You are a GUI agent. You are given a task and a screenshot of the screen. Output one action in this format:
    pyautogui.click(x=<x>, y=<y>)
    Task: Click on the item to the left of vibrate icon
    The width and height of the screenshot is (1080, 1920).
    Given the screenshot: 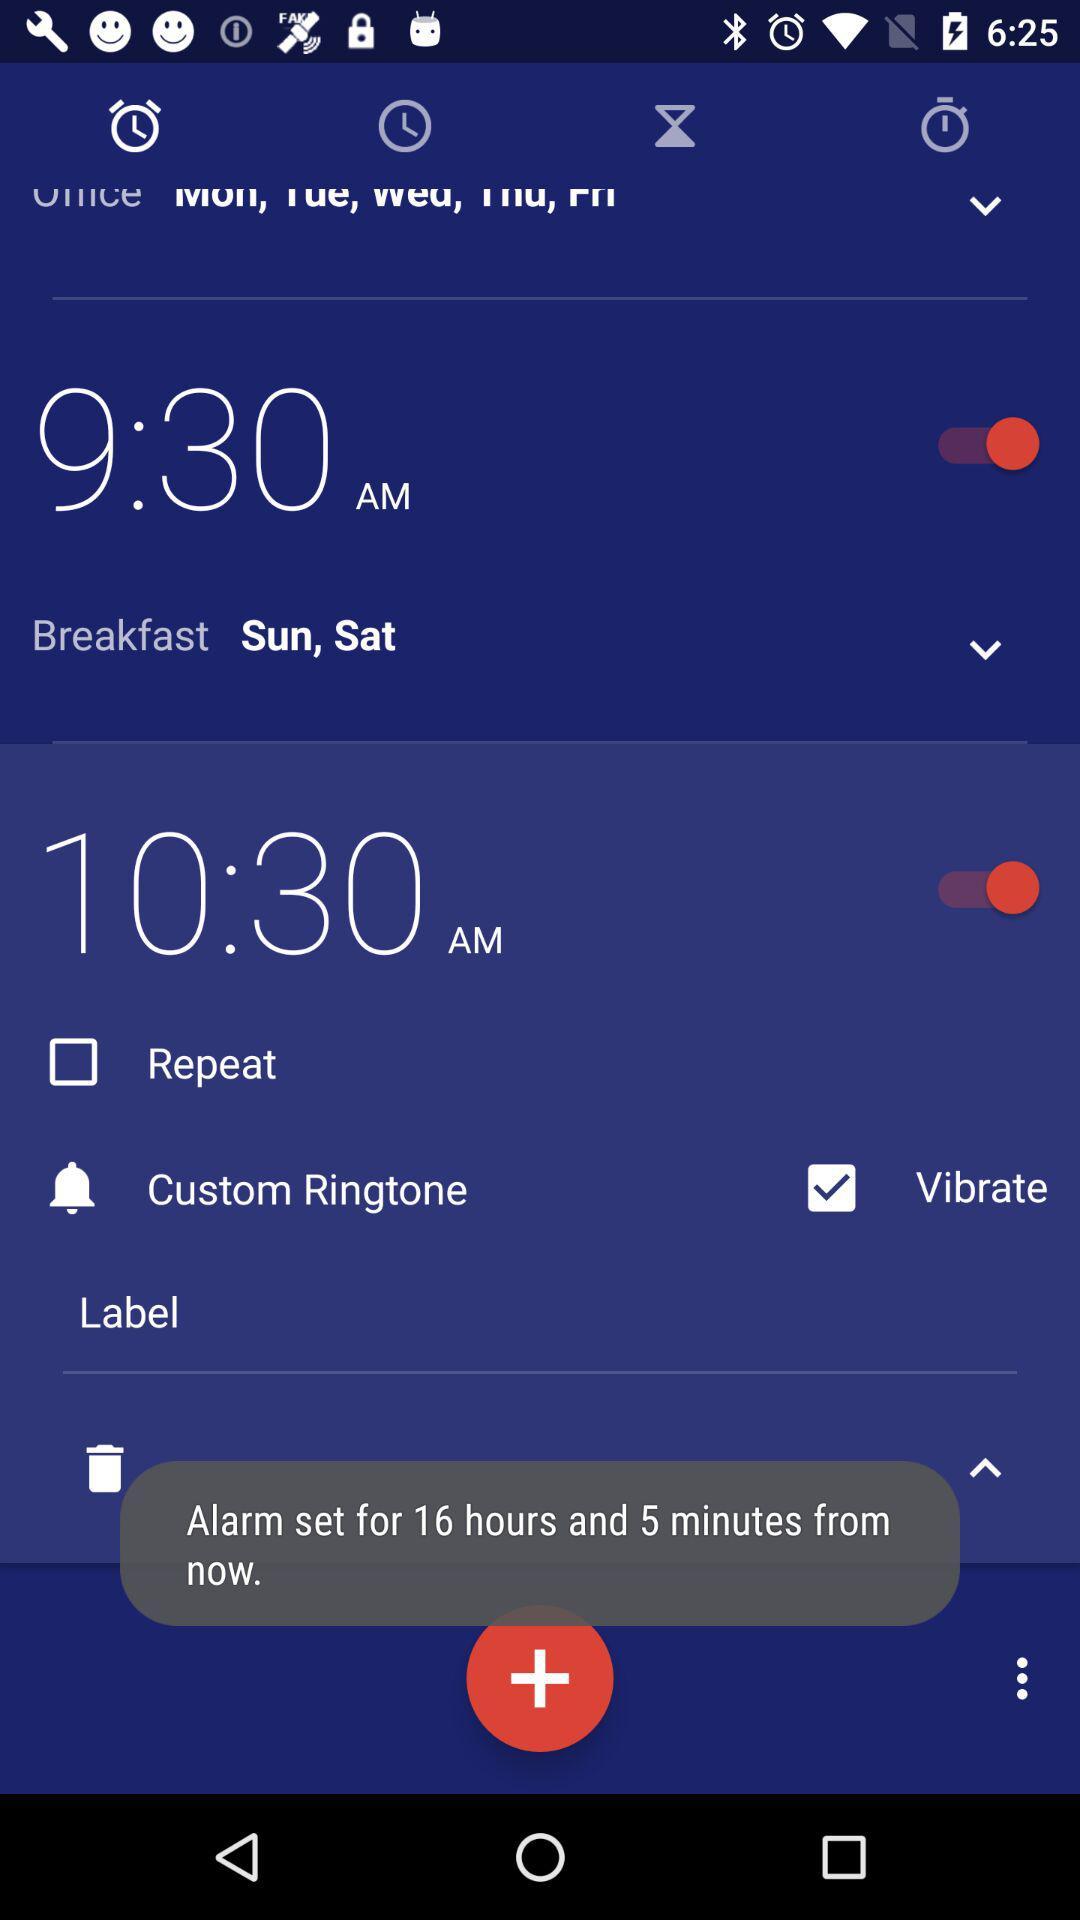 What is the action you would take?
    pyautogui.click(x=409, y=1188)
    